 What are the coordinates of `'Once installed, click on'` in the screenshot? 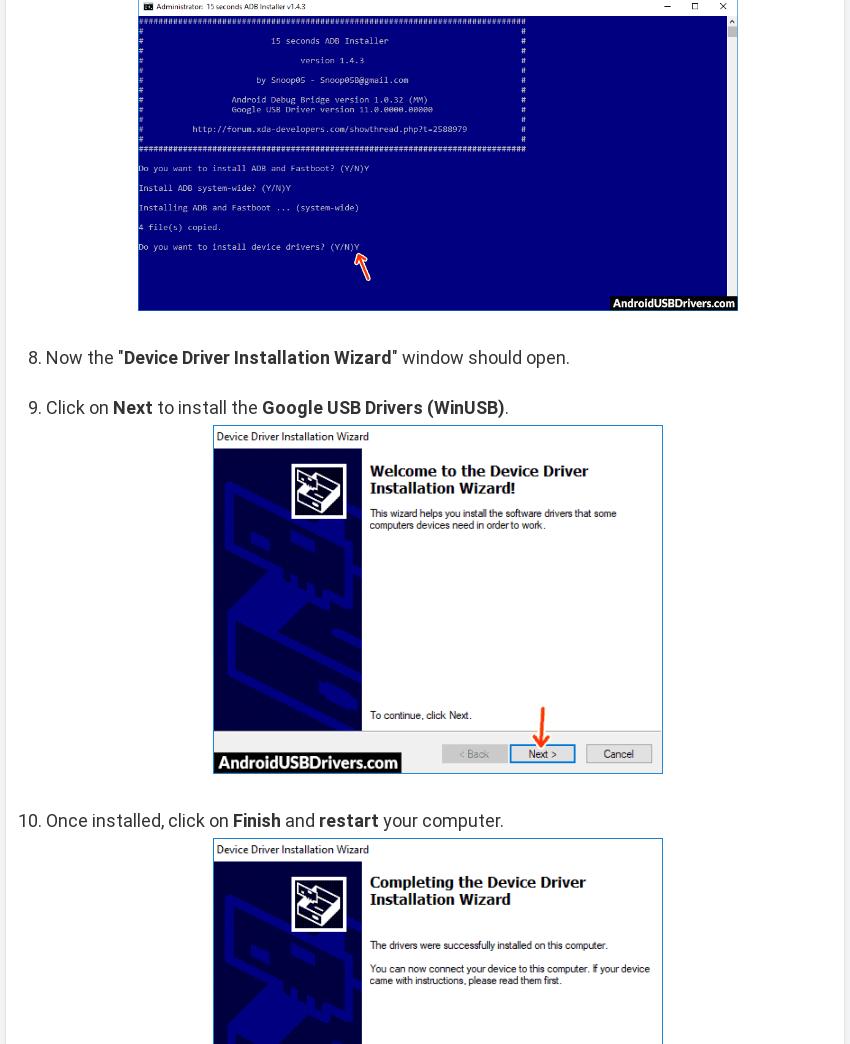 It's located at (139, 819).